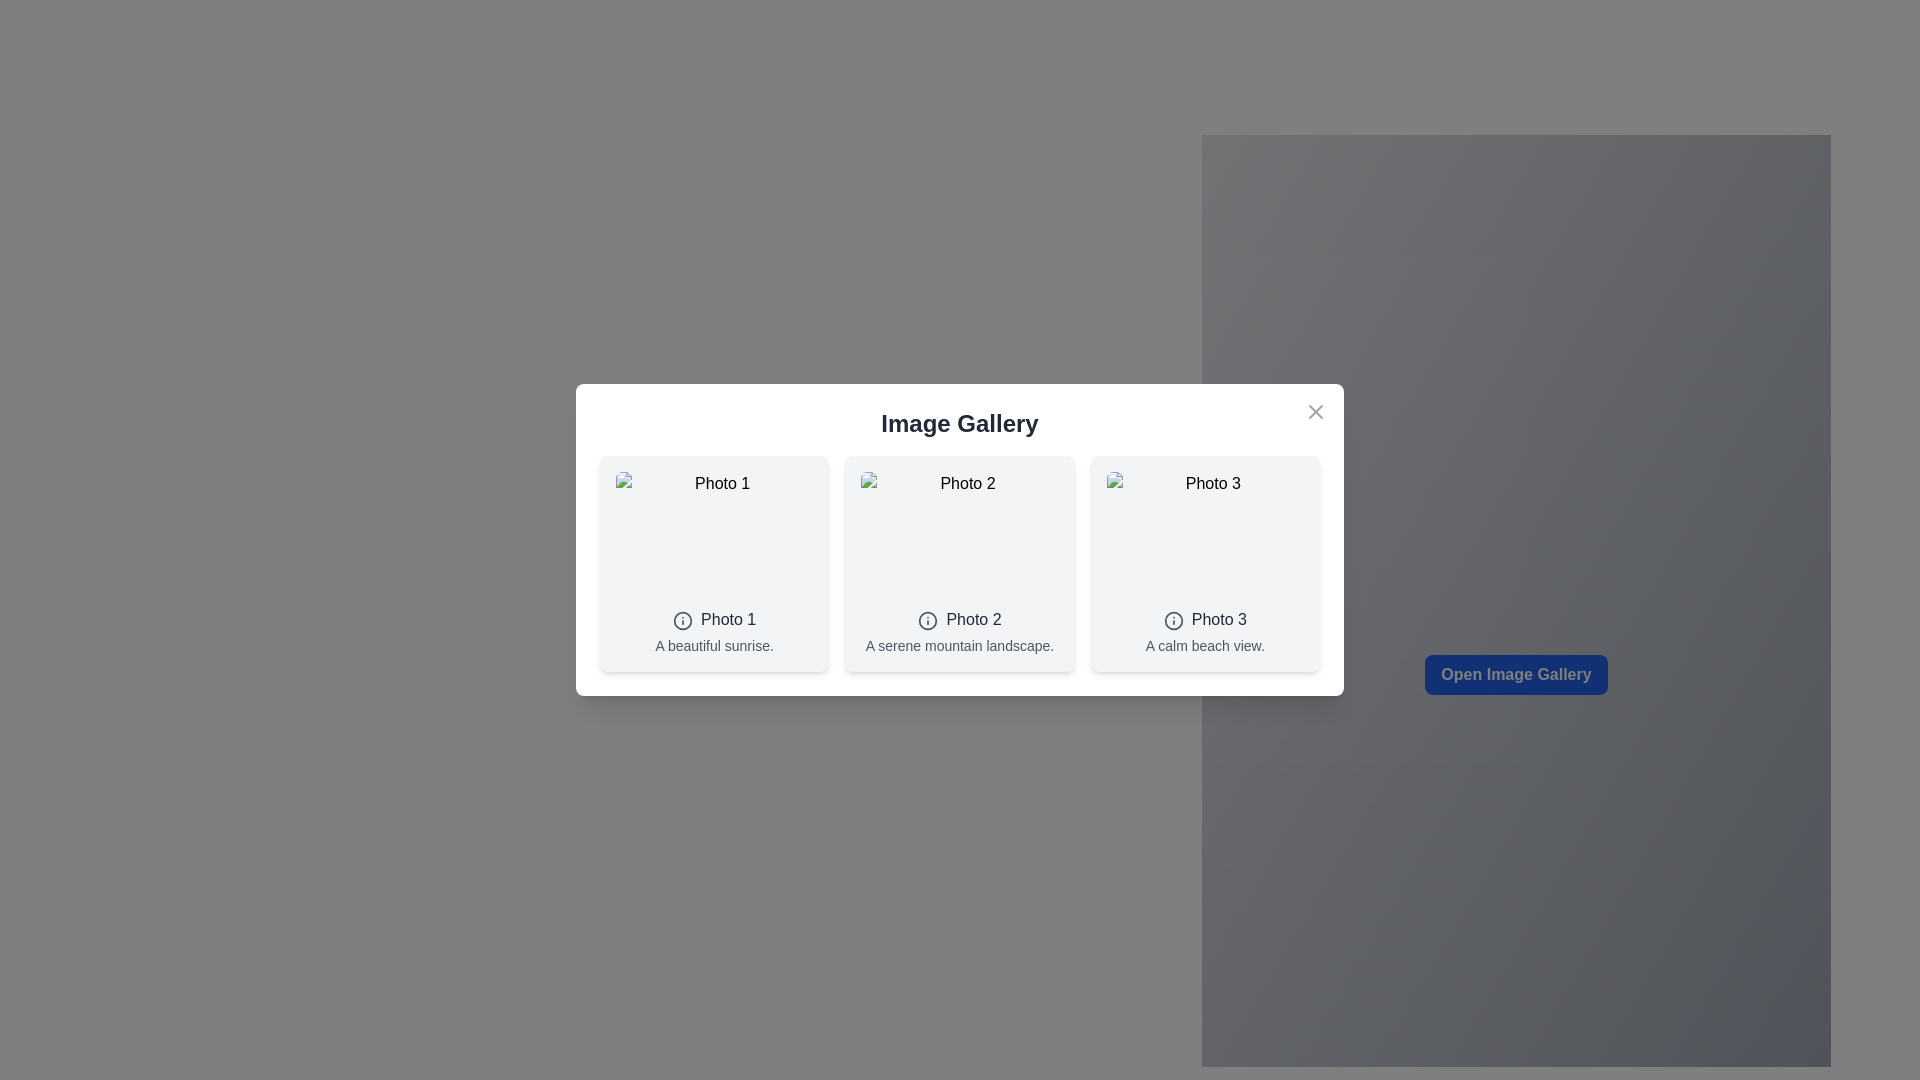 The image size is (1920, 1080). Describe the element at coordinates (1204, 535) in the screenshot. I see `the image placeholder for the third item` at that location.